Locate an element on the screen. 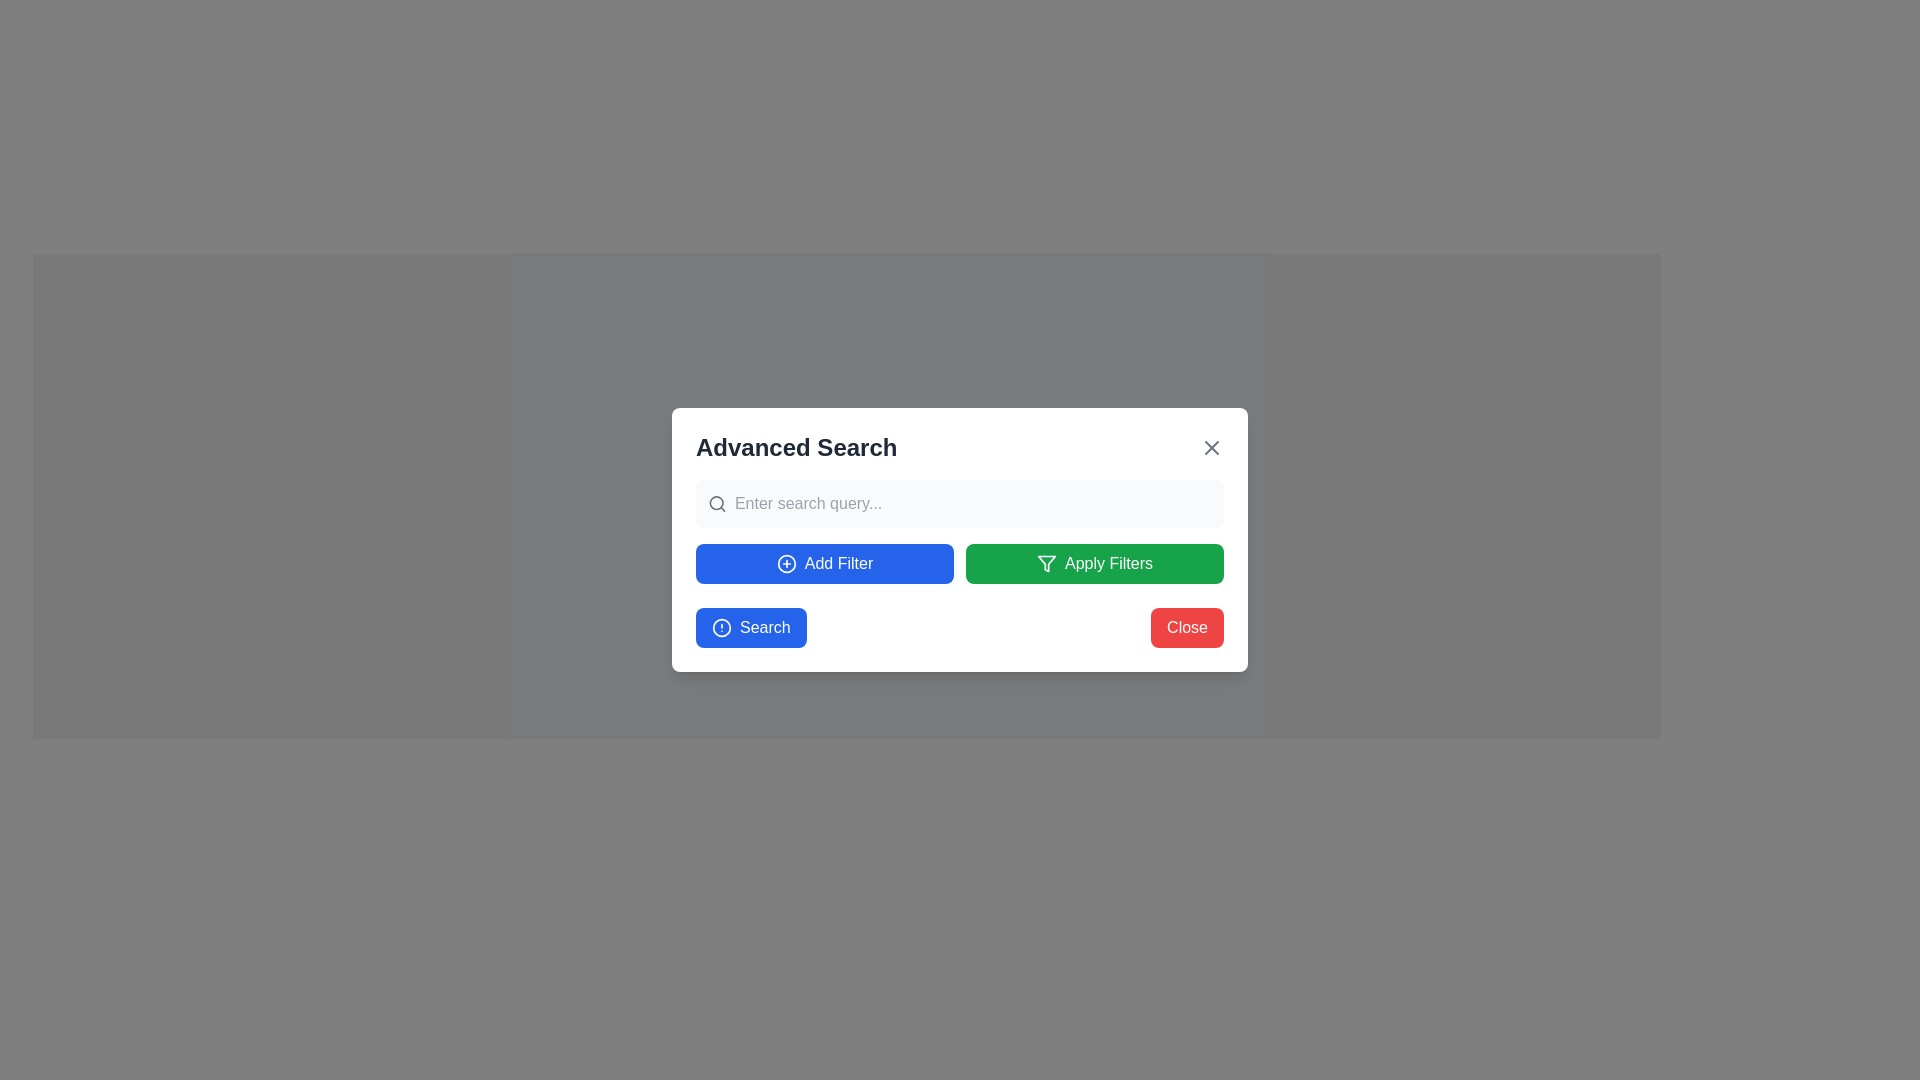 The width and height of the screenshot is (1920, 1080). the circular icon part of the SVG graphic that is styled as the outline of a circle, located on the 'Search' button is located at coordinates (720, 627).